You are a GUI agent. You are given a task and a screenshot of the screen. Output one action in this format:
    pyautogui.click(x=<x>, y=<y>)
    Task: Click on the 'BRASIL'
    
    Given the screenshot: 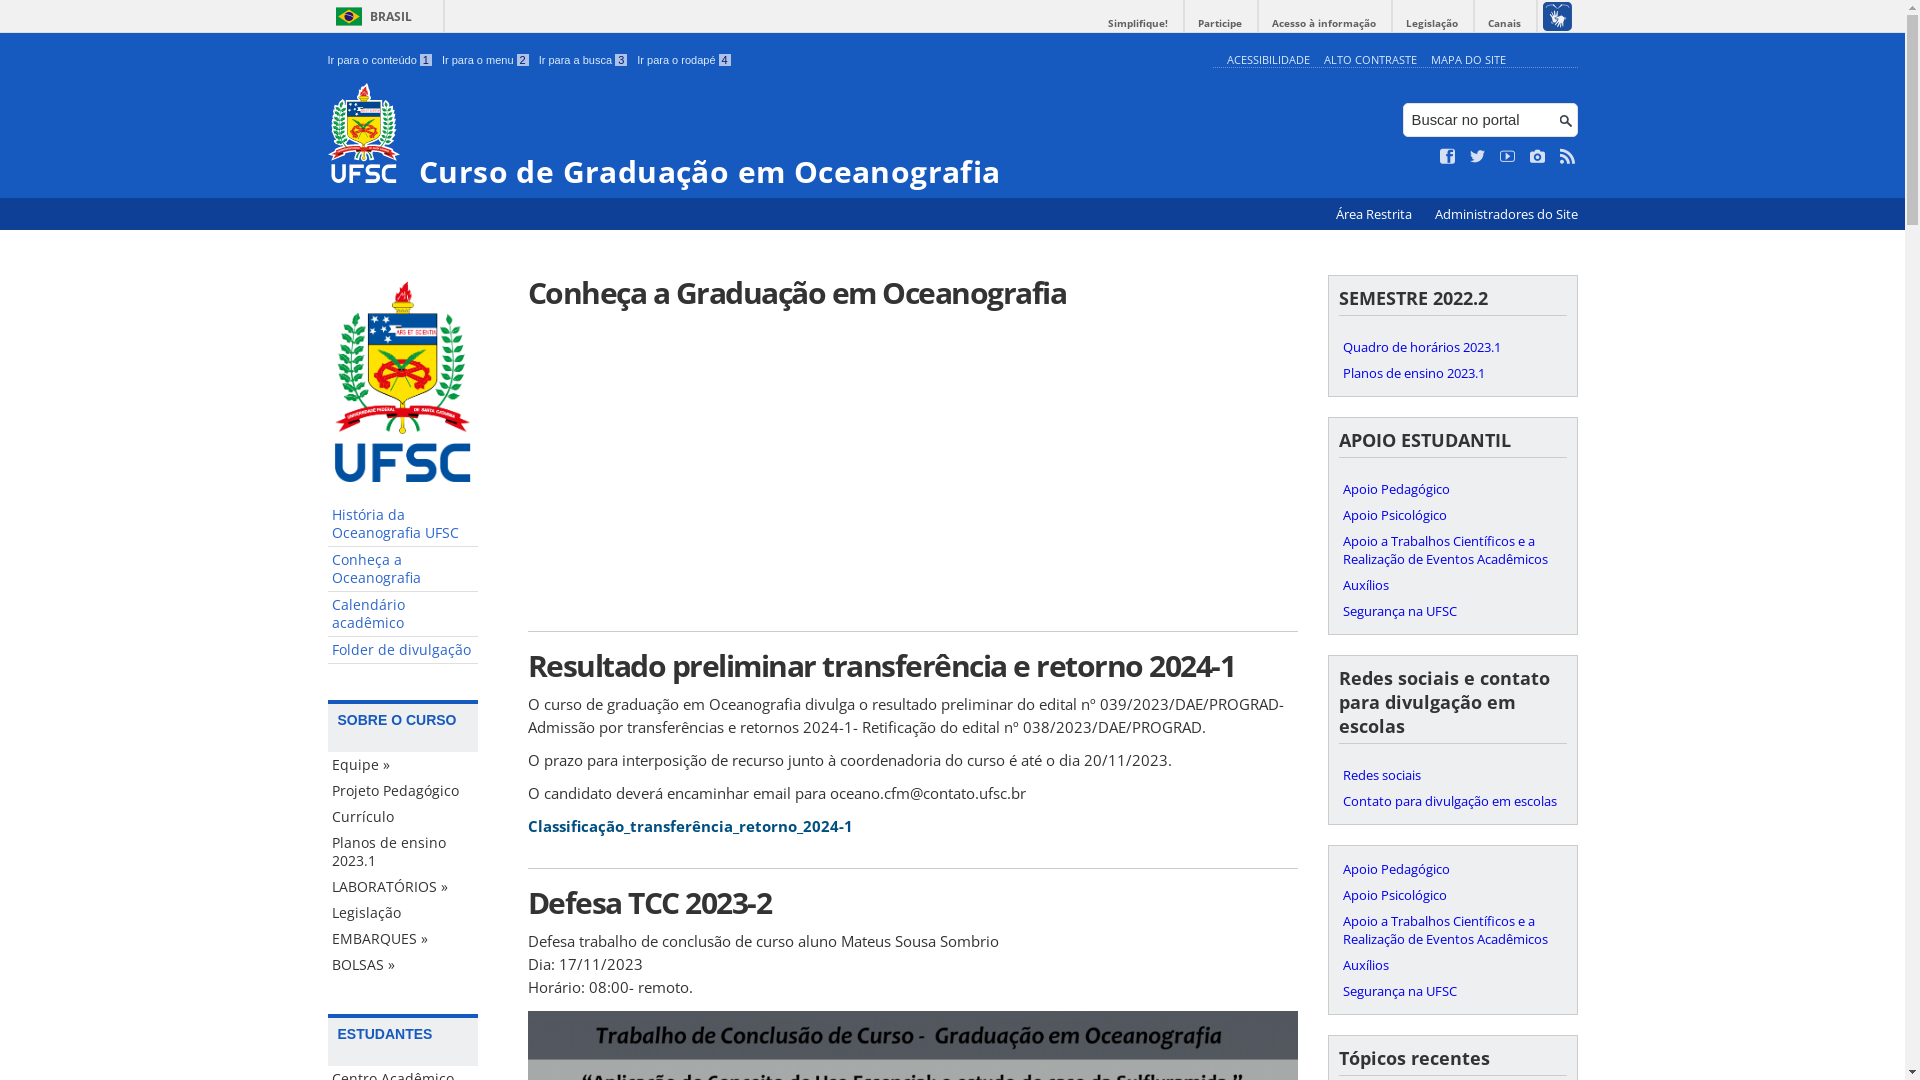 What is the action you would take?
    pyautogui.click(x=370, y=16)
    